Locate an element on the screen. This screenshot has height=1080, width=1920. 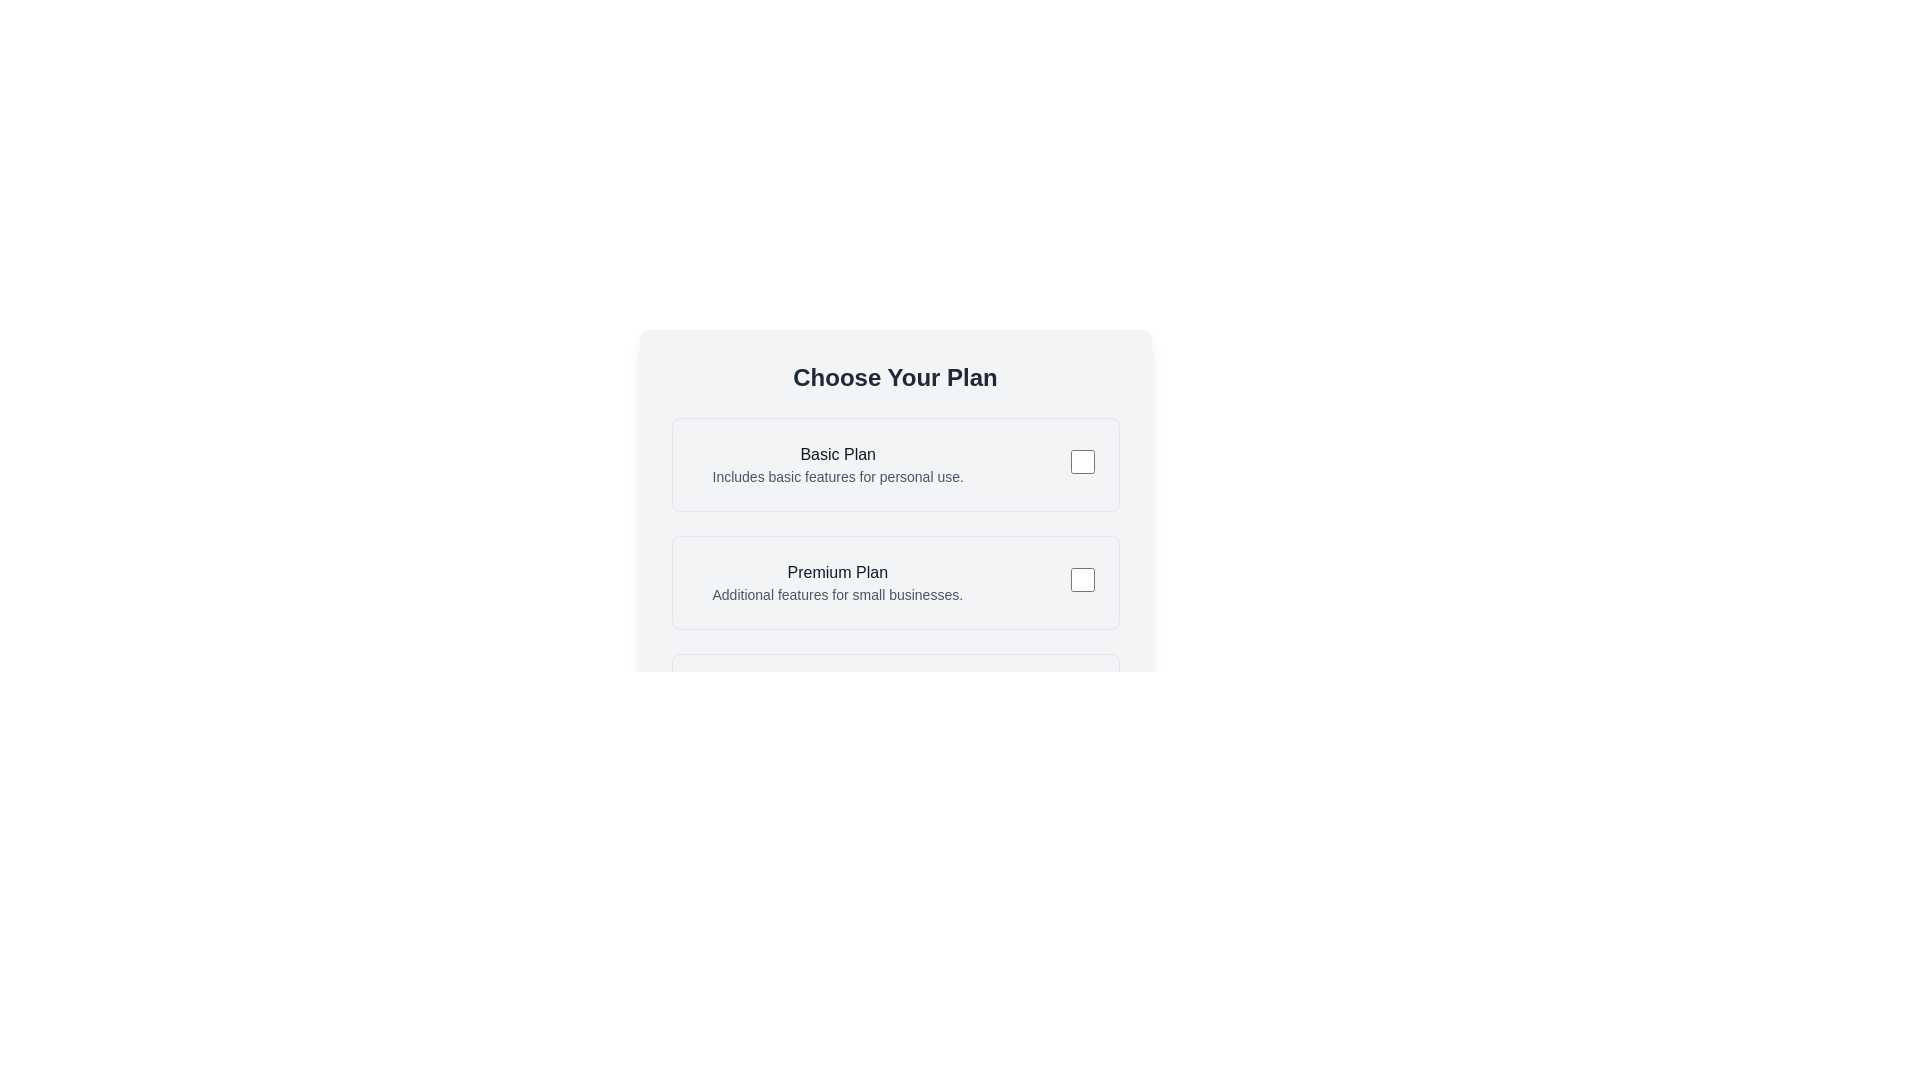
details of the 'Premium Plan' option, which is the second option in the list of selectable plans, located below the 'Basic Plan' and includes a checkbox on its right side is located at coordinates (837, 582).